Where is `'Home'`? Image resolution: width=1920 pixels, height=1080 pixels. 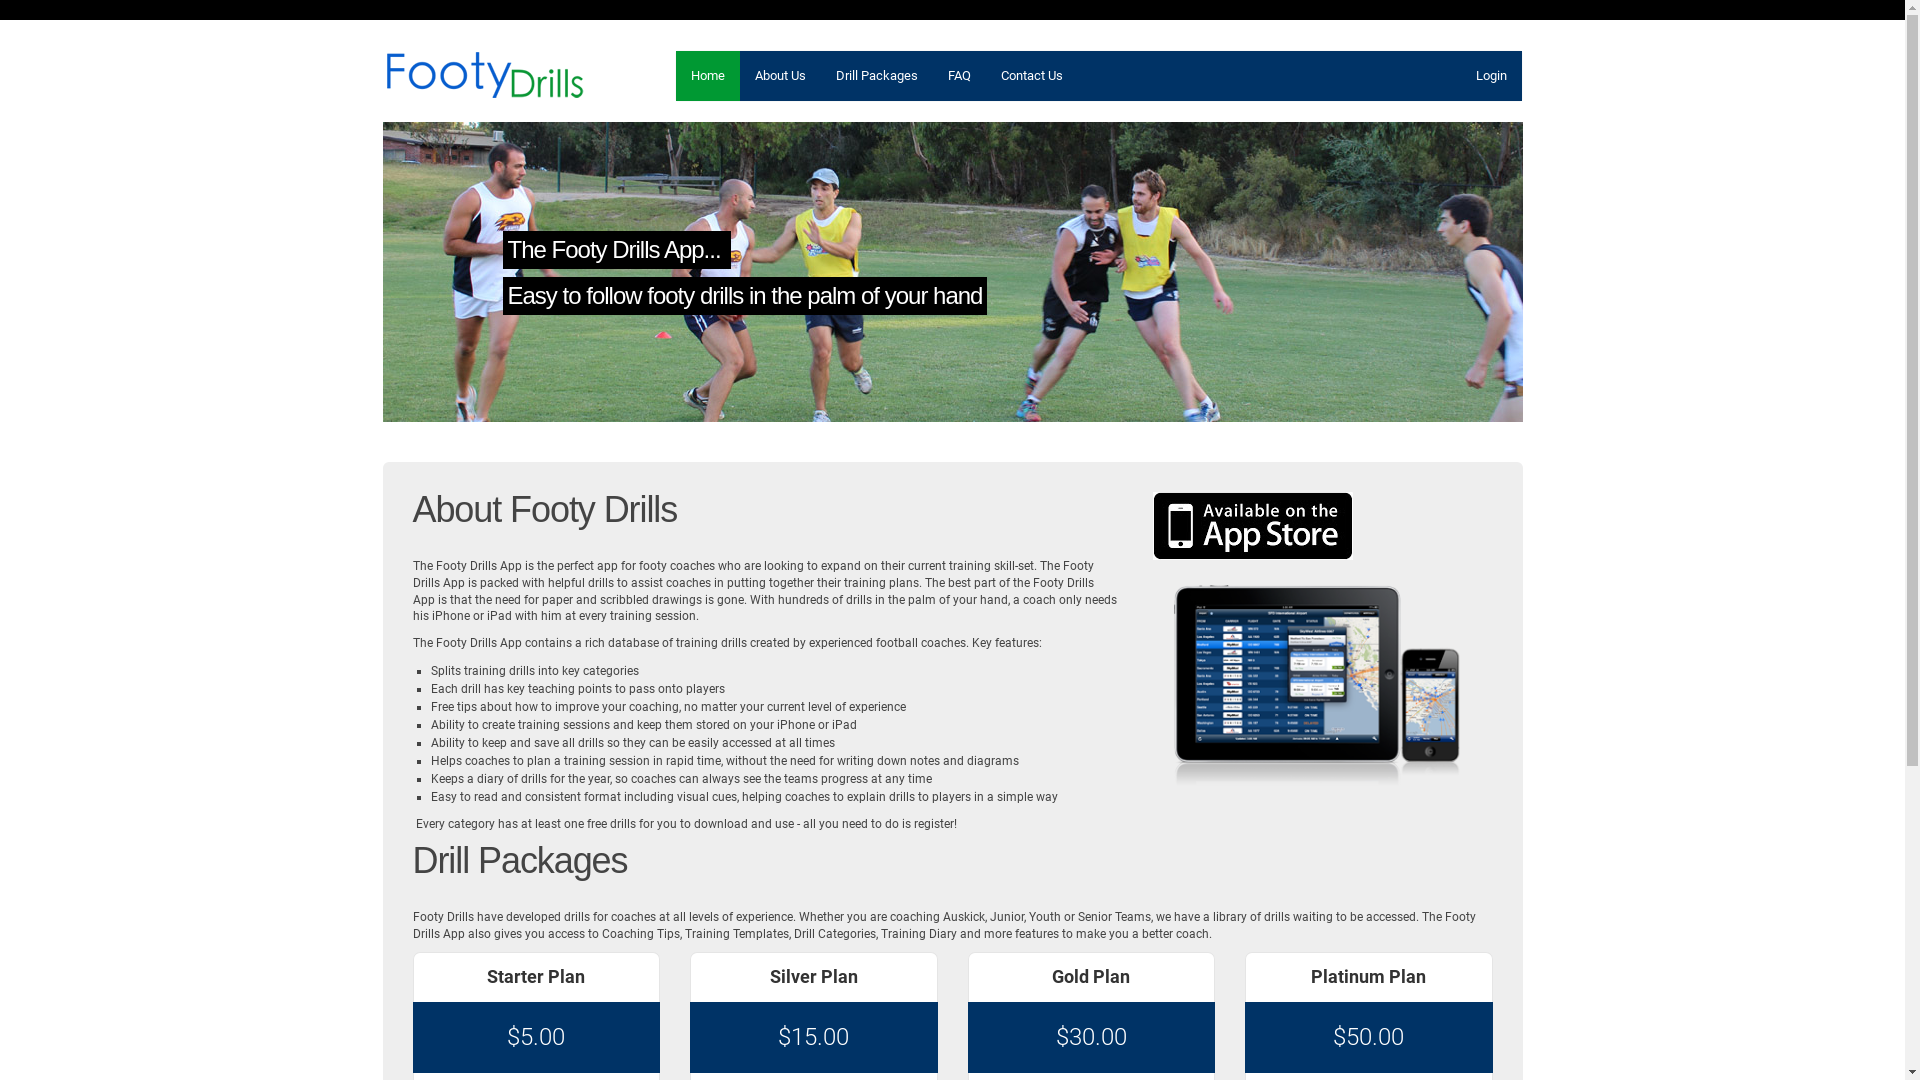
'Home' is located at coordinates (708, 75).